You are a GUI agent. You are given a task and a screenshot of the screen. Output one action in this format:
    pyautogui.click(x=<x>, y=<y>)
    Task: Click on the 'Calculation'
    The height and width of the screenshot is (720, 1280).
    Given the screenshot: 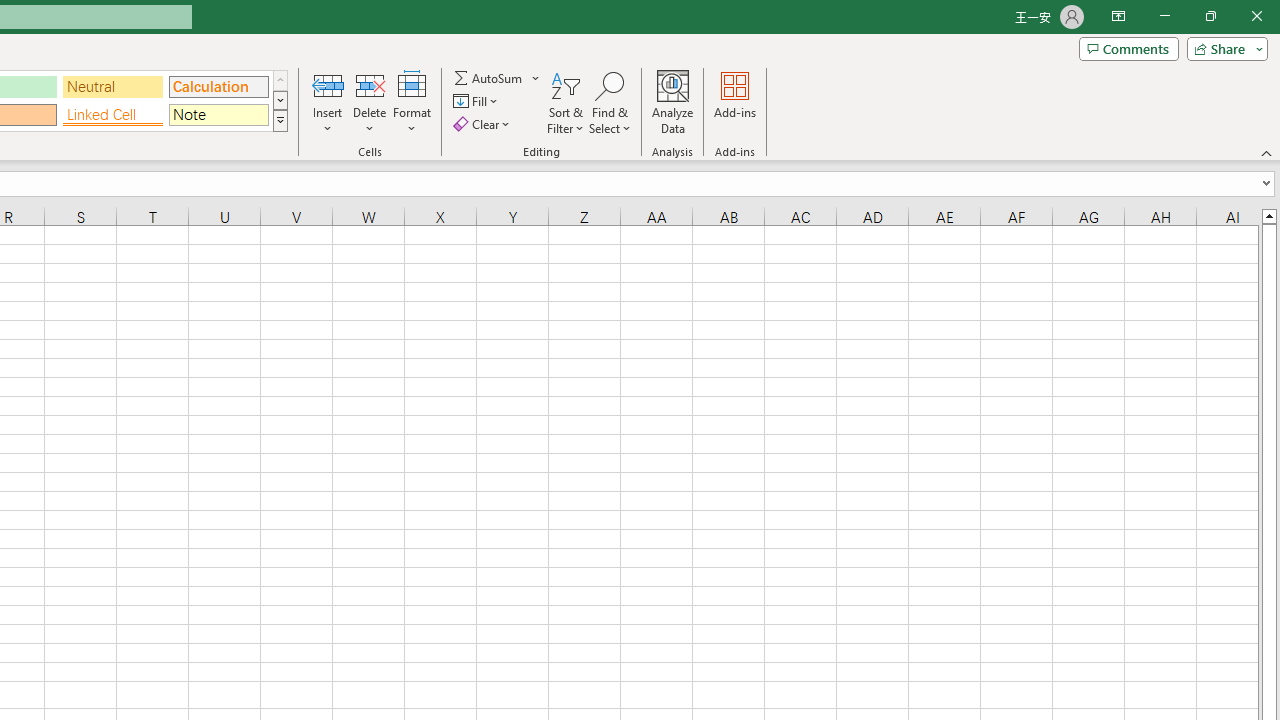 What is the action you would take?
    pyautogui.click(x=218, y=85)
    